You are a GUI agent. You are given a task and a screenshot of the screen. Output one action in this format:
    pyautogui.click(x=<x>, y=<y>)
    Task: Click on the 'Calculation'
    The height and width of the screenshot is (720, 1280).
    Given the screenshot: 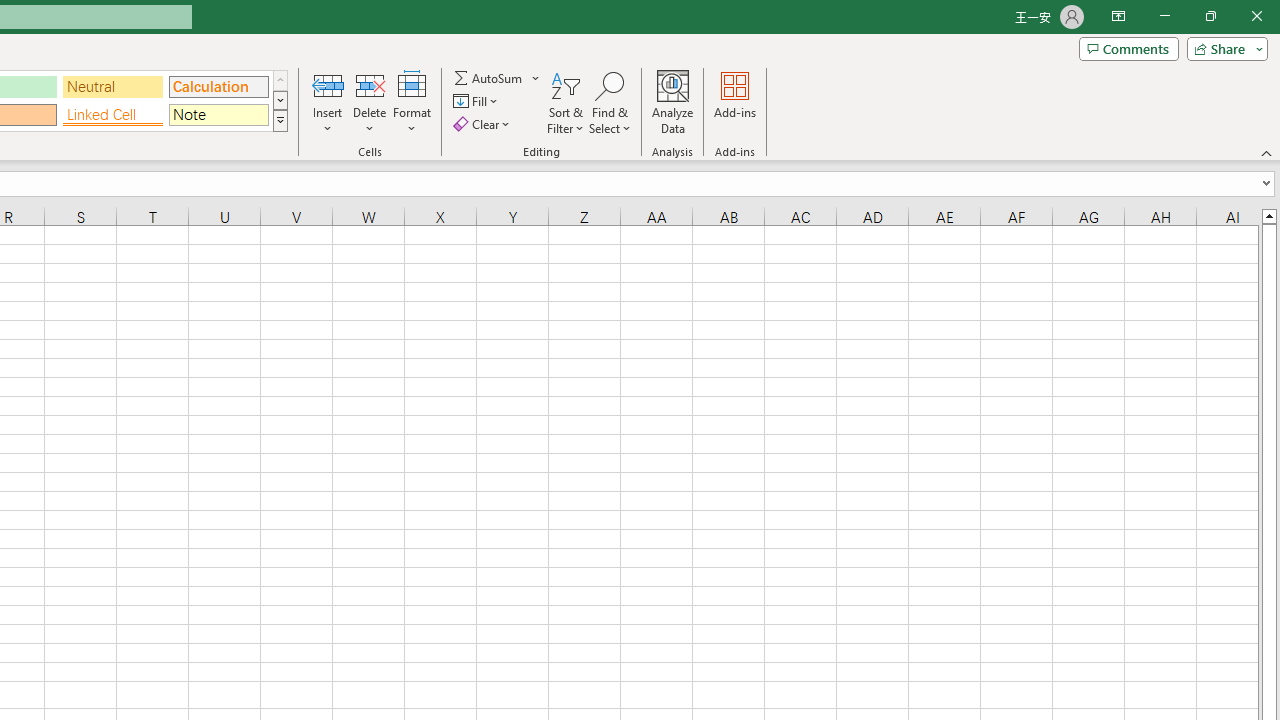 What is the action you would take?
    pyautogui.click(x=218, y=85)
    